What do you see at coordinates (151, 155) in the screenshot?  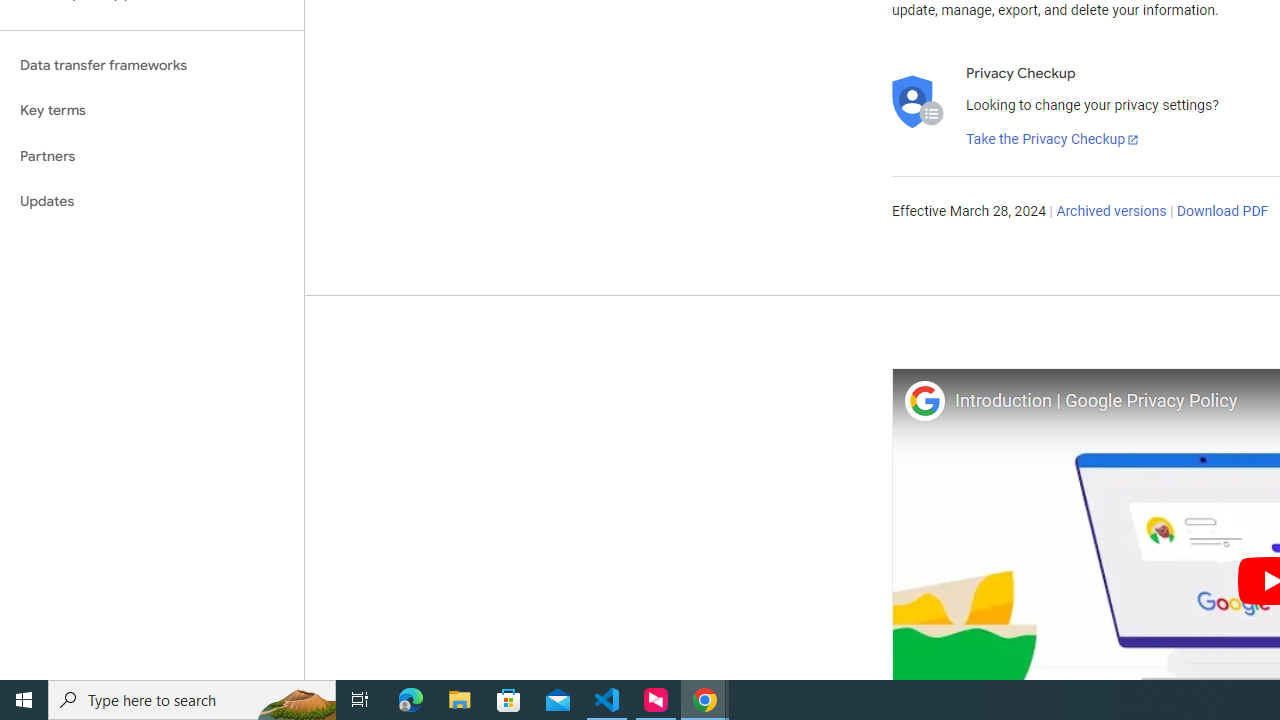 I see `'Partners'` at bounding box center [151, 155].